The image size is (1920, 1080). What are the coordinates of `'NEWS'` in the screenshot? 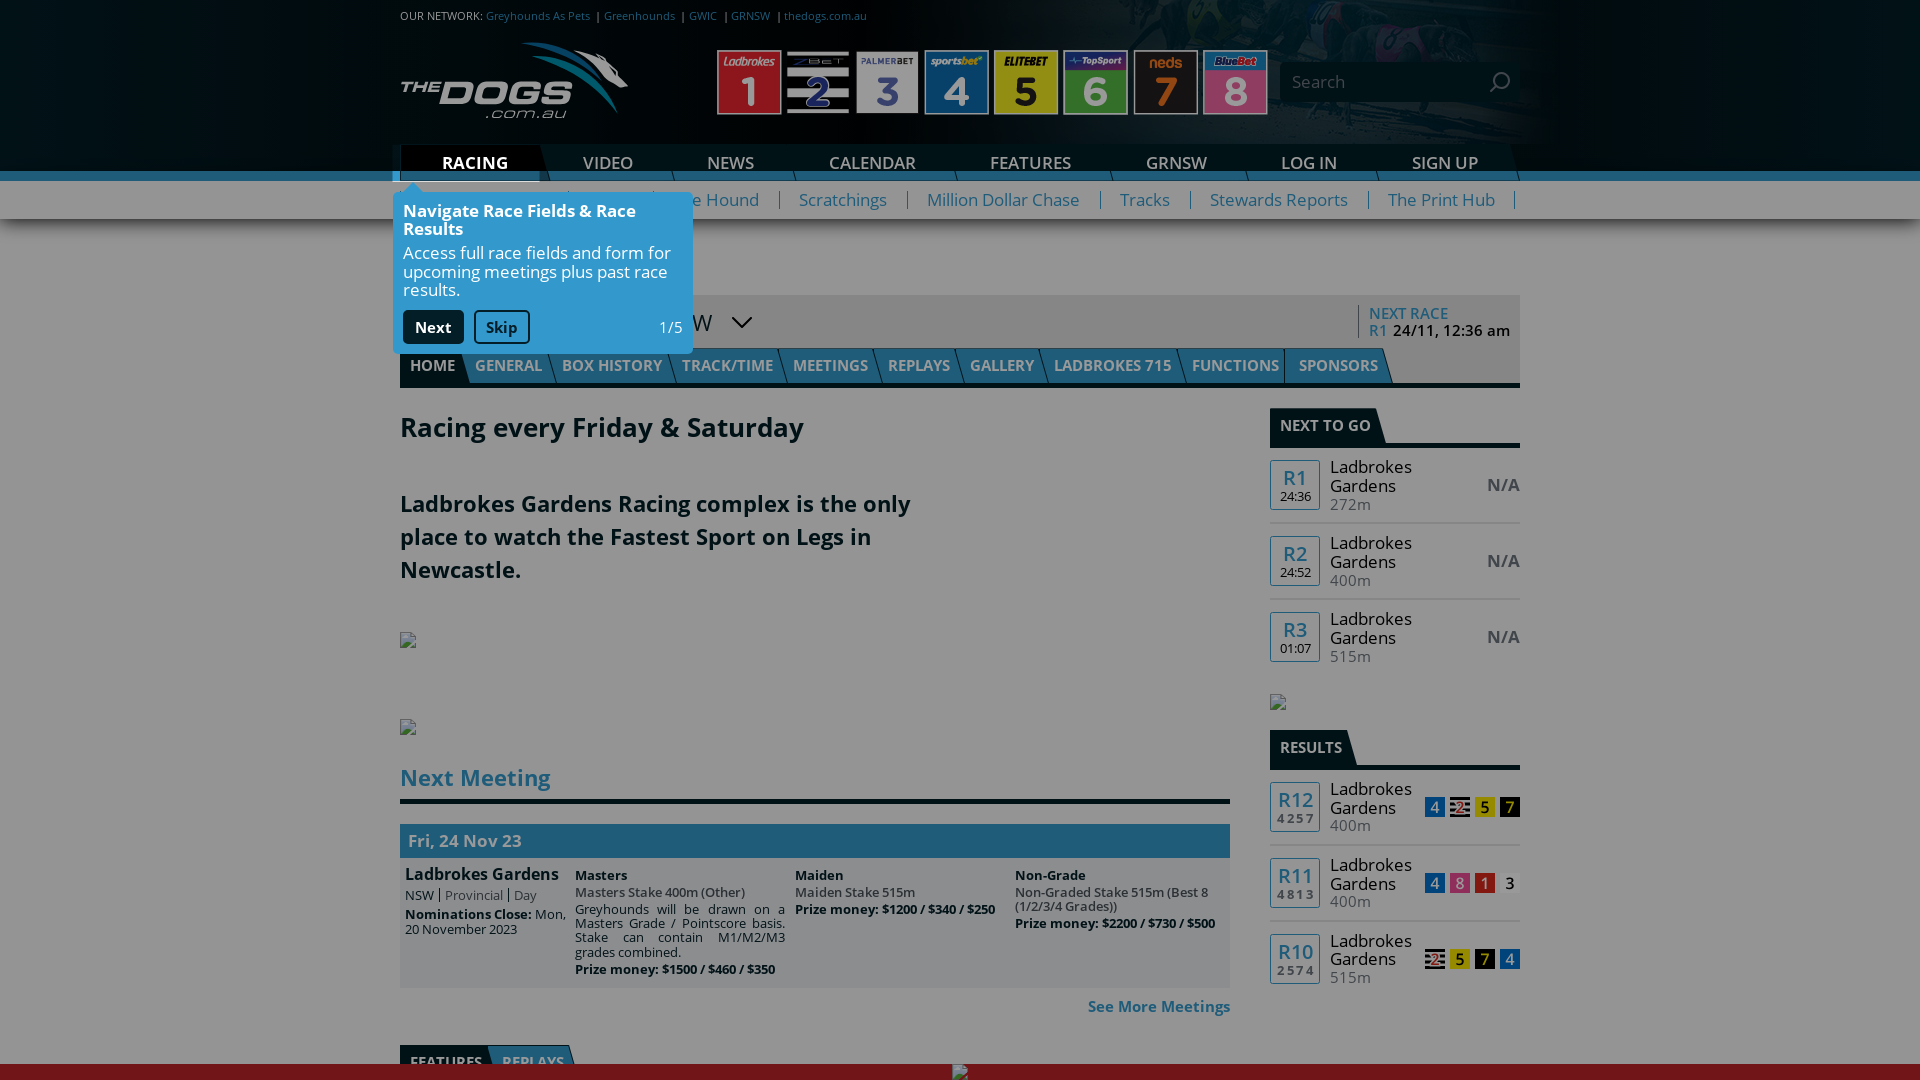 It's located at (729, 161).